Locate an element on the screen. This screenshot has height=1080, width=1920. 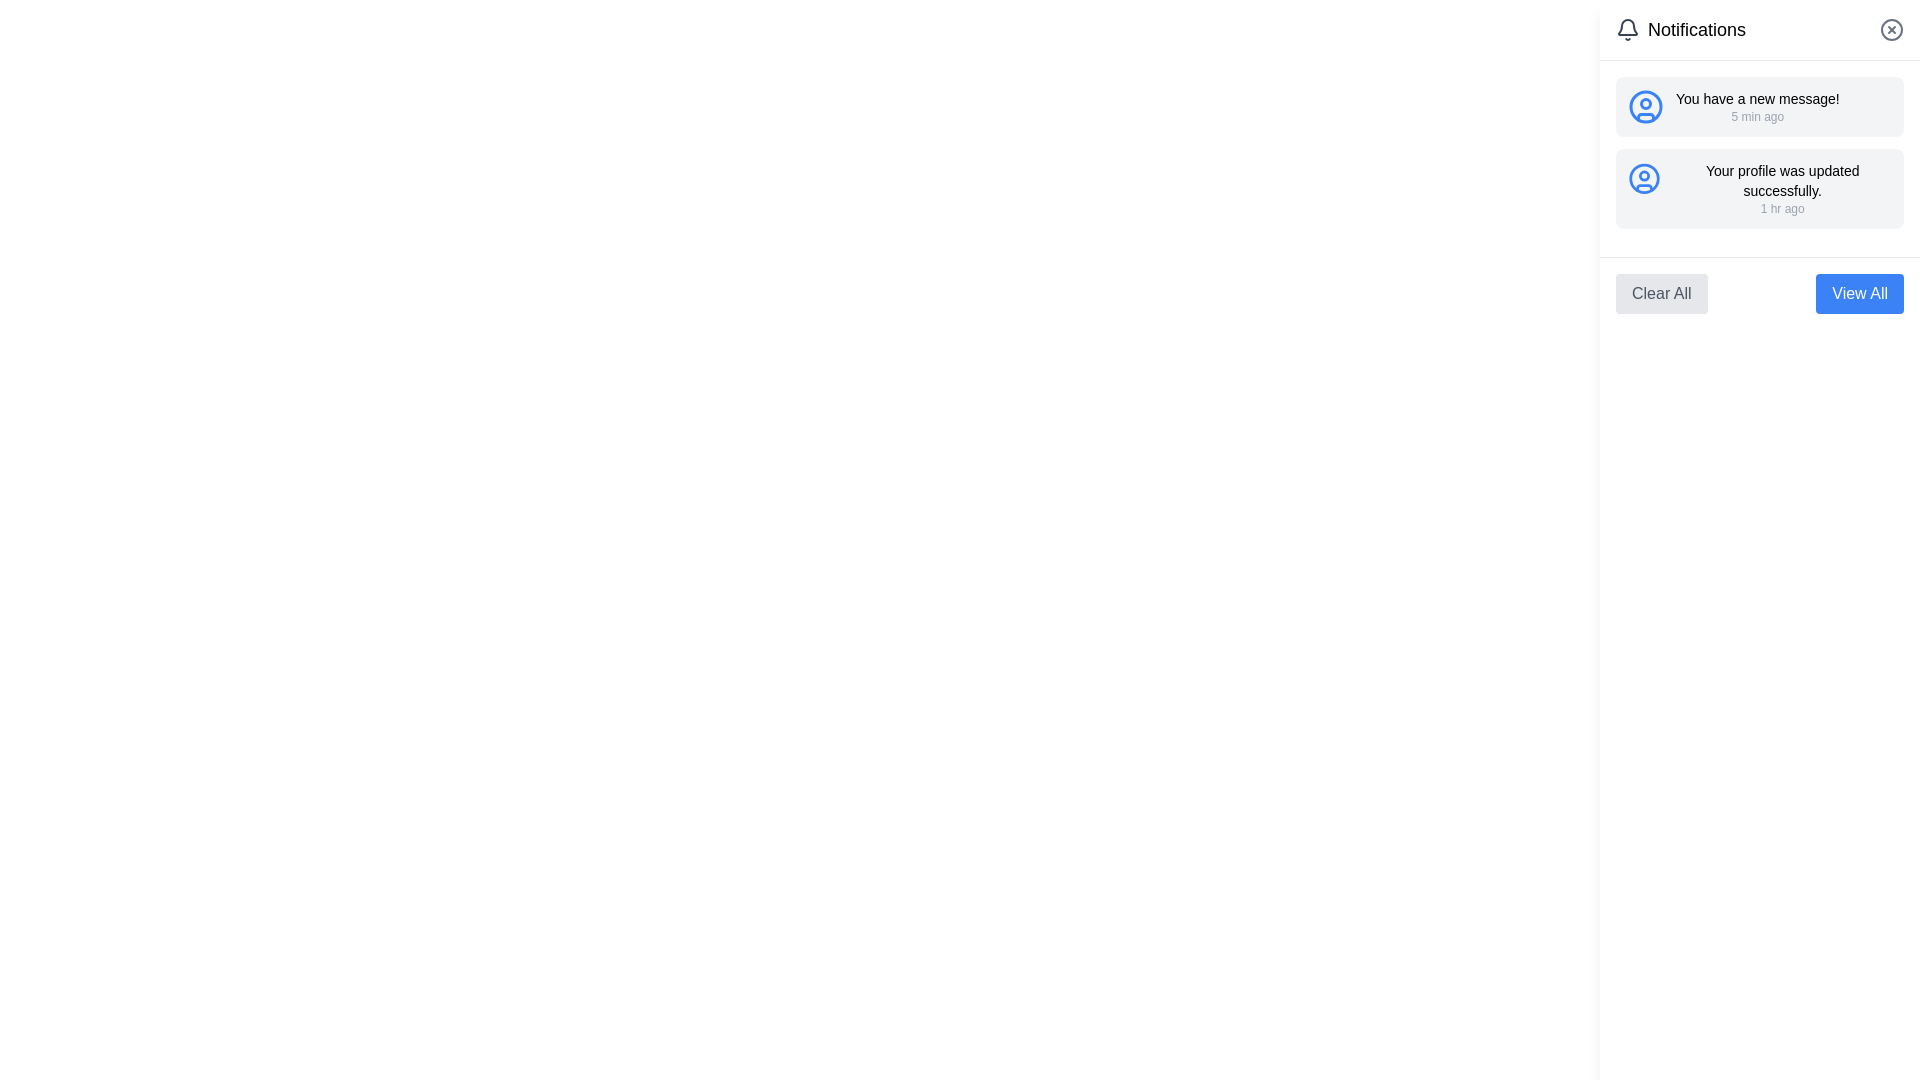
the small circular SVG decorative element located at the top-middle of a larger circular icon, which has a radius of 3 units is located at coordinates (1646, 104).